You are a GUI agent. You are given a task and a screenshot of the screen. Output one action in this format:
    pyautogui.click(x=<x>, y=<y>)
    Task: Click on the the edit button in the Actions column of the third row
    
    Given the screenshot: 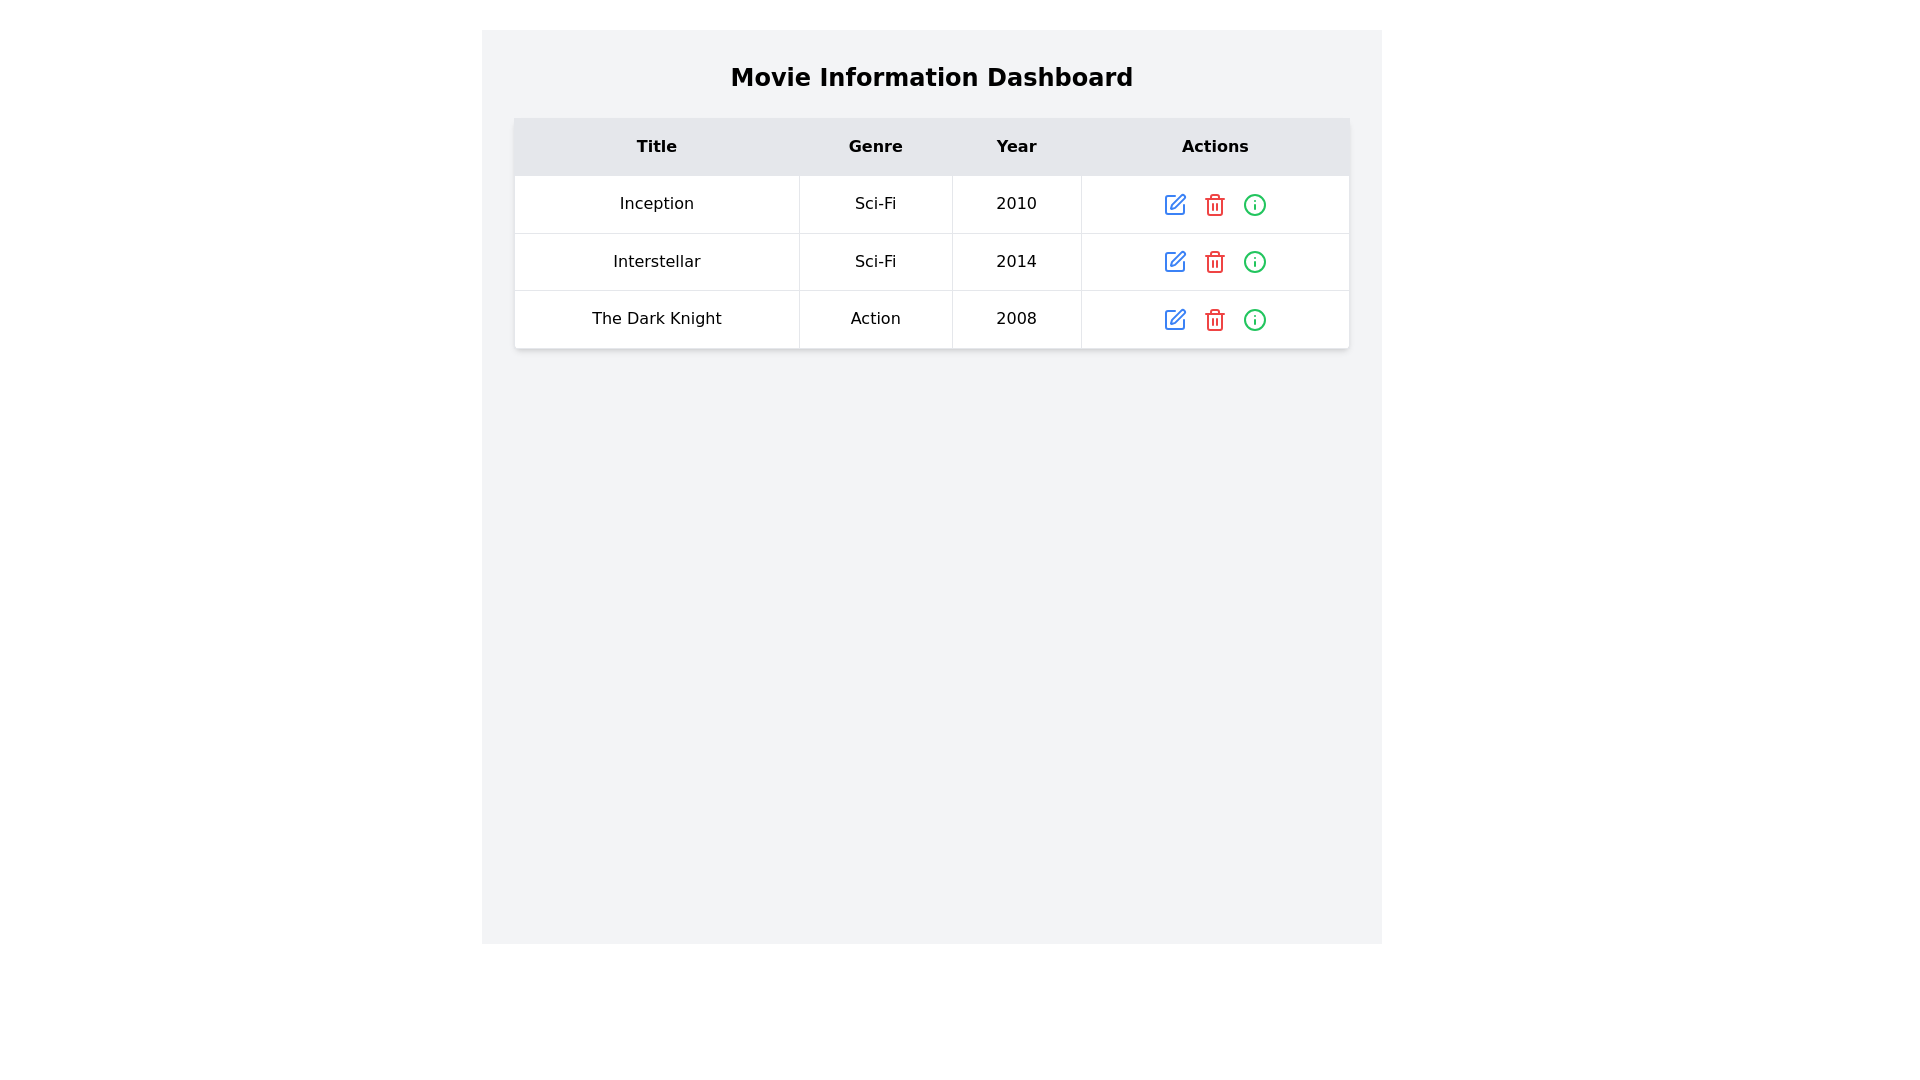 What is the action you would take?
    pyautogui.click(x=1175, y=318)
    